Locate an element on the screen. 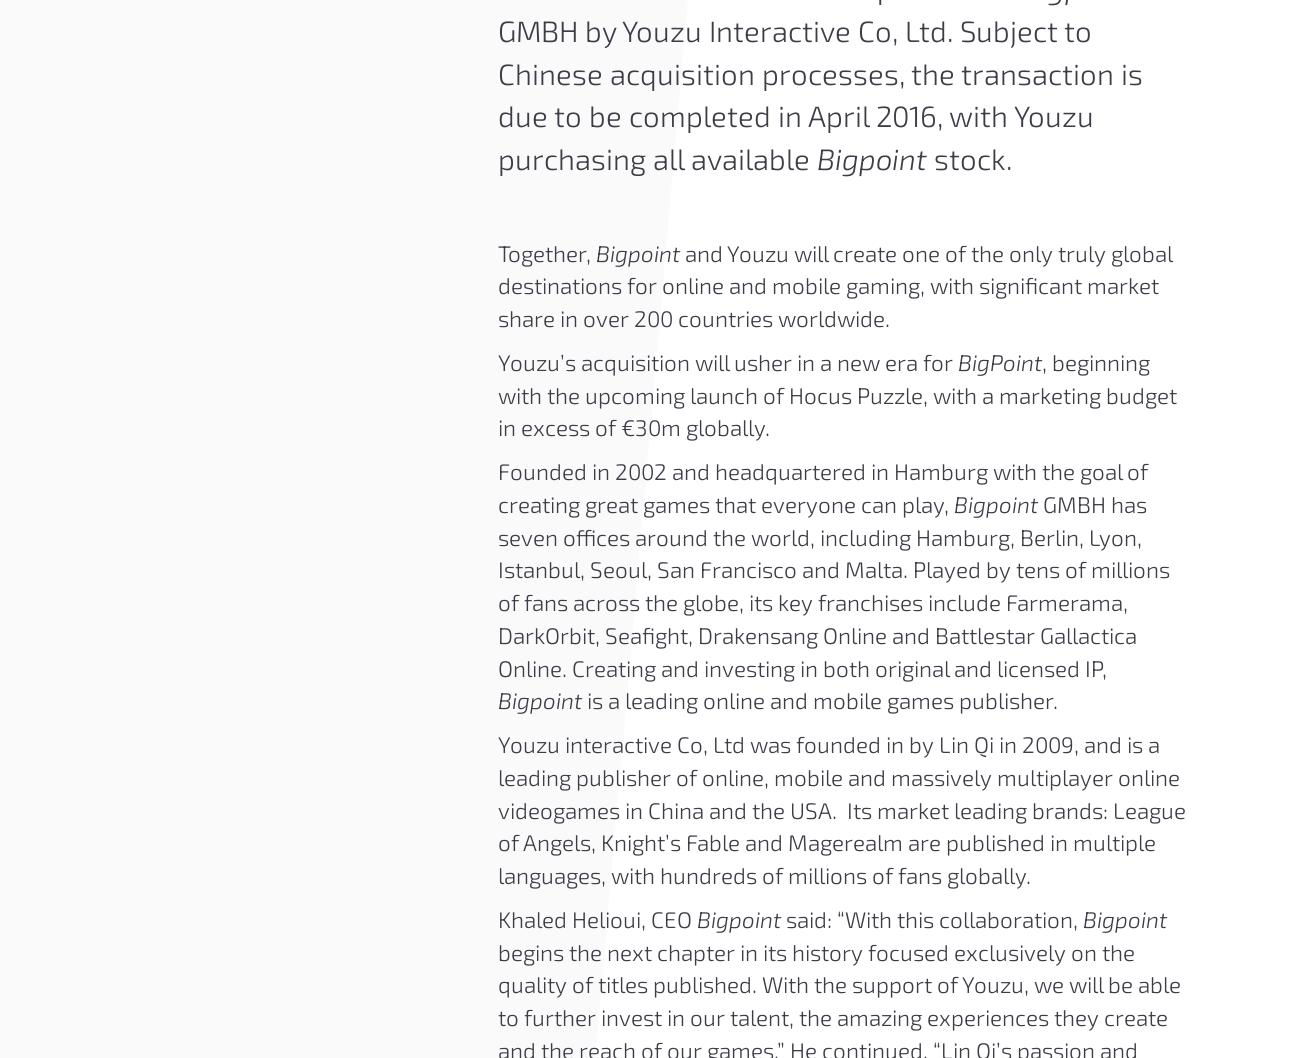 The height and width of the screenshot is (1058, 1300). 'stock.' is located at coordinates (968, 156).